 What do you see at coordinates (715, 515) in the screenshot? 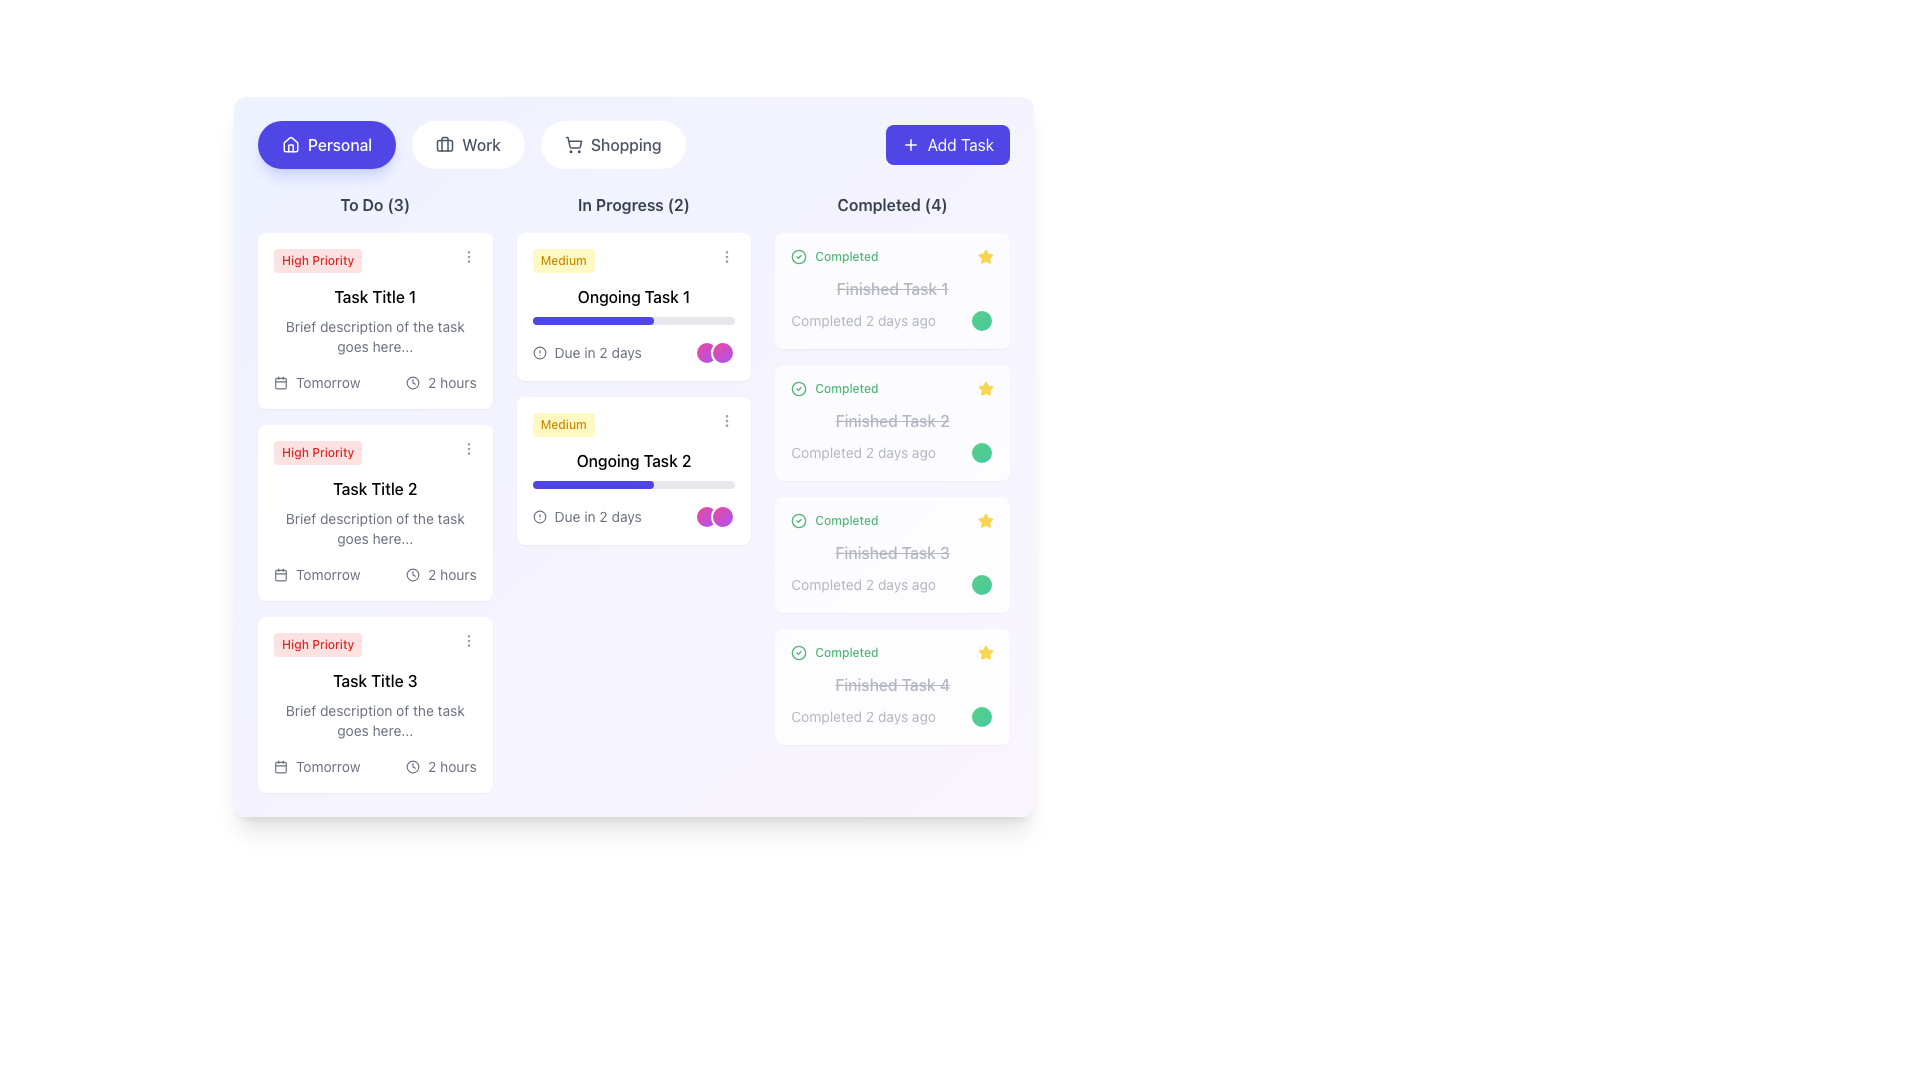
I see `the visual indicator consisting of two overlapping circular shapes with a gradient color transitioning from pink to purple, located in the 'In Progress' section under the task labeled 'Ongoing Task 2', near the text 'Due in 2 days'` at bounding box center [715, 515].